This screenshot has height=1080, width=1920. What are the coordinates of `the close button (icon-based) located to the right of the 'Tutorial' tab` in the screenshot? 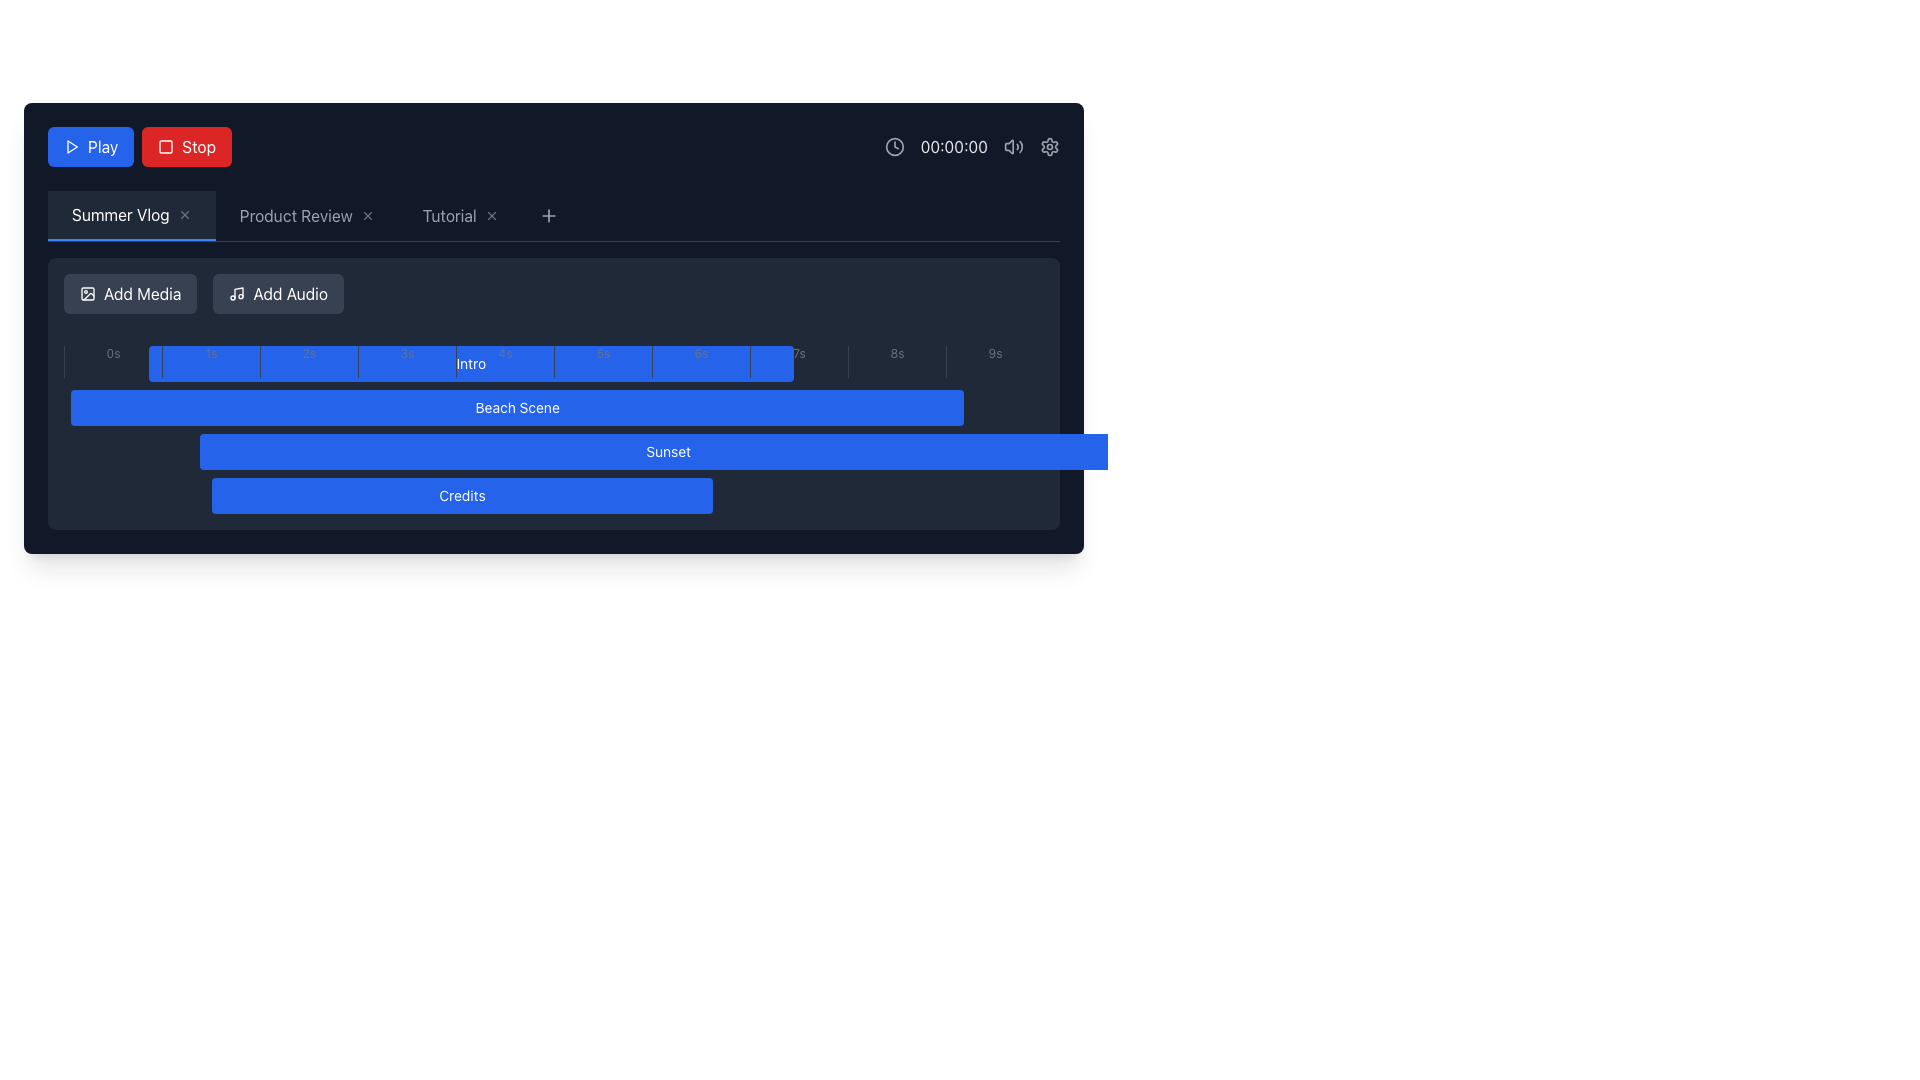 It's located at (491, 216).